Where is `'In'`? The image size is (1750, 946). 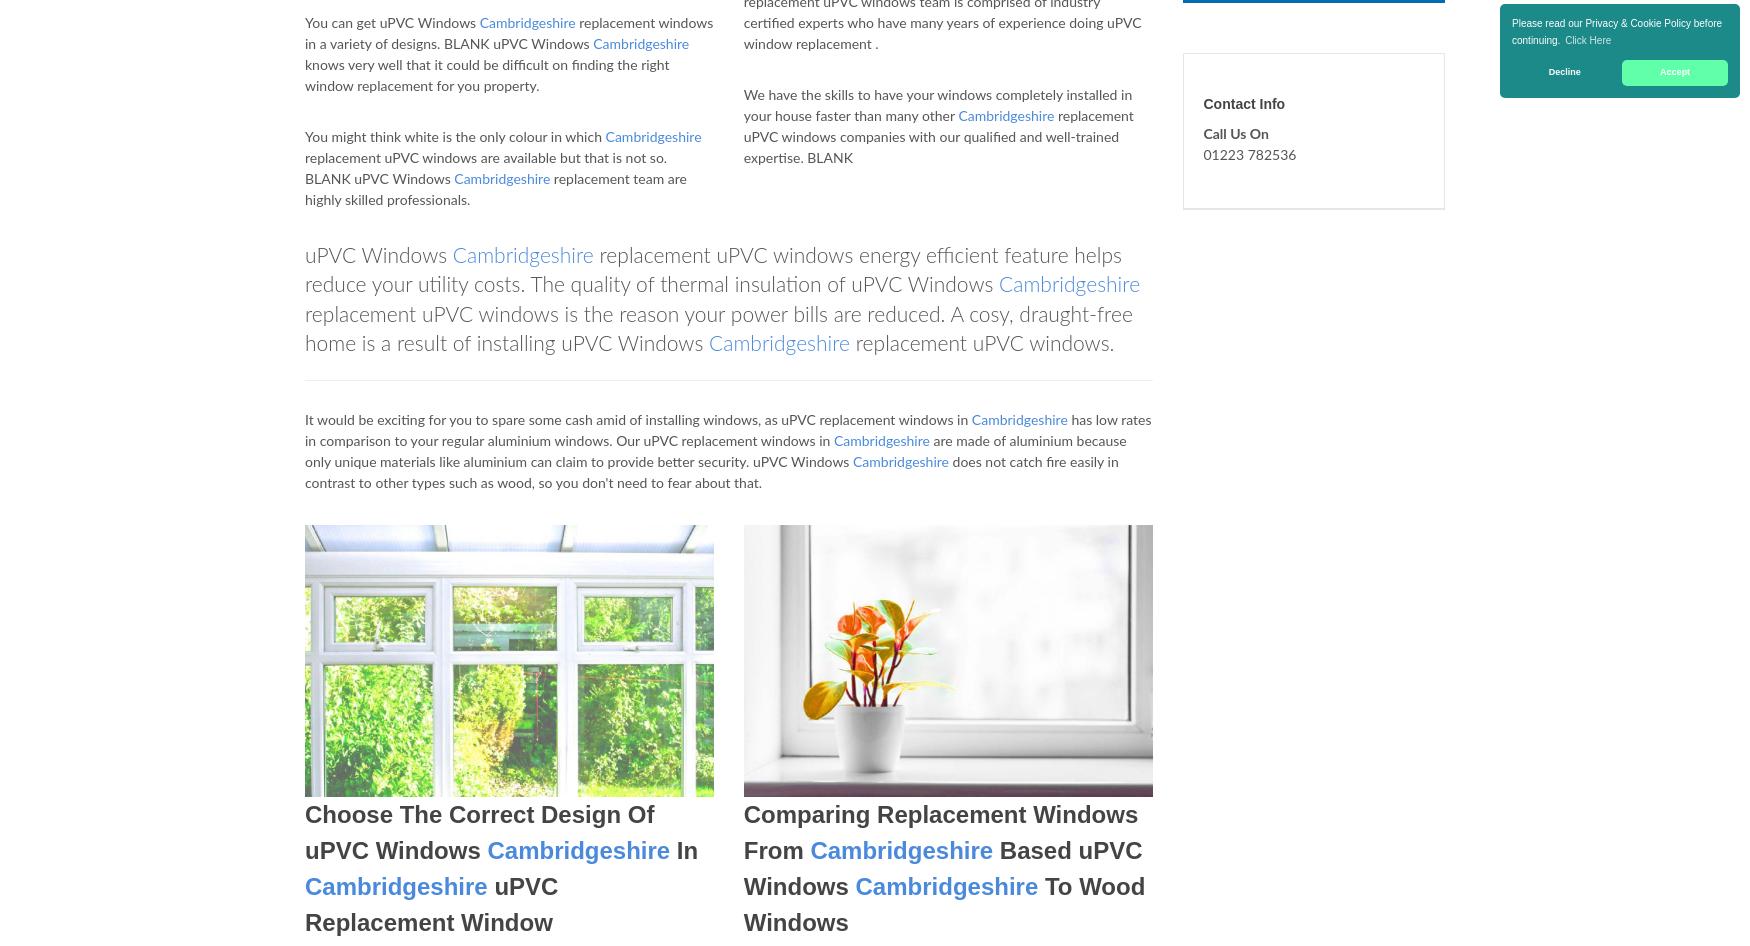
'In' is located at coordinates (683, 850).